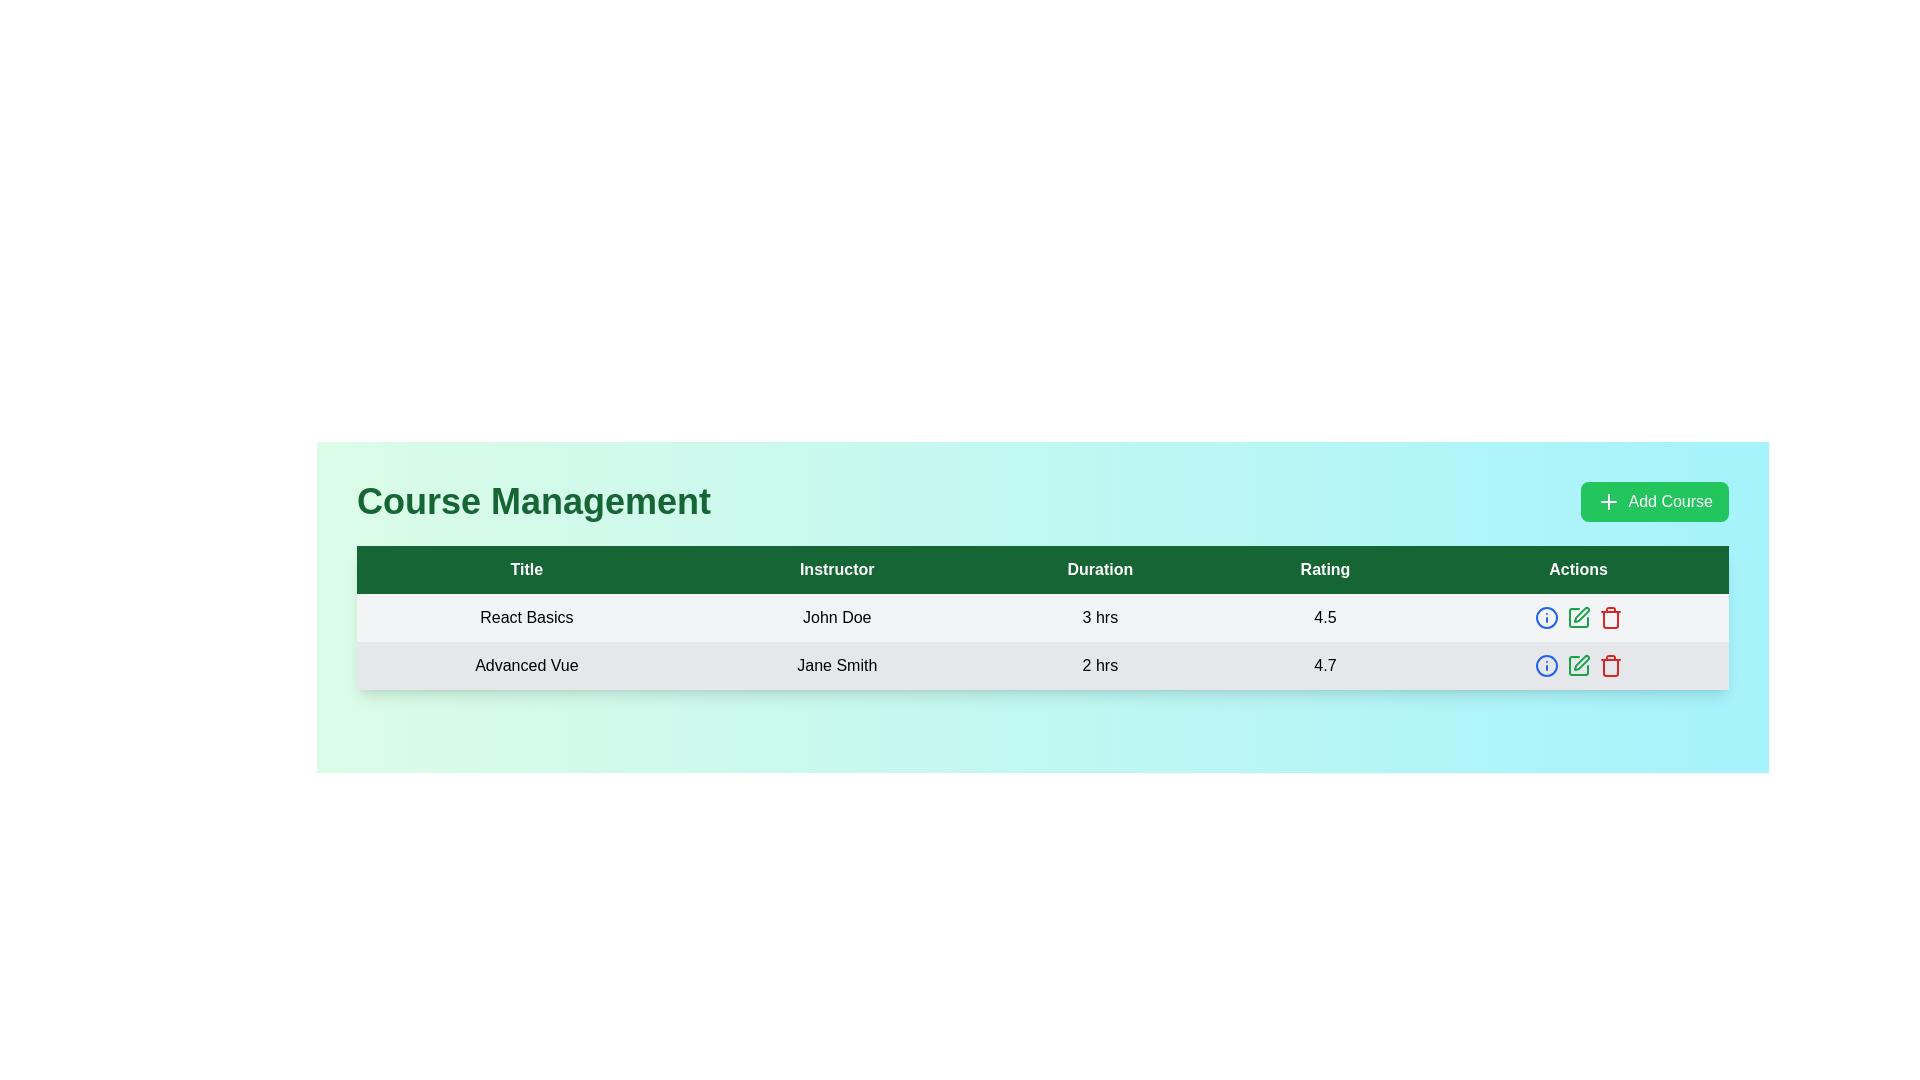 Image resolution: width=1920 pixels, height=1080 pixels. I want to click on the blue circular information icon located as the first icon in the 'Actions' column of the second row in the table, so click(1545, 666).